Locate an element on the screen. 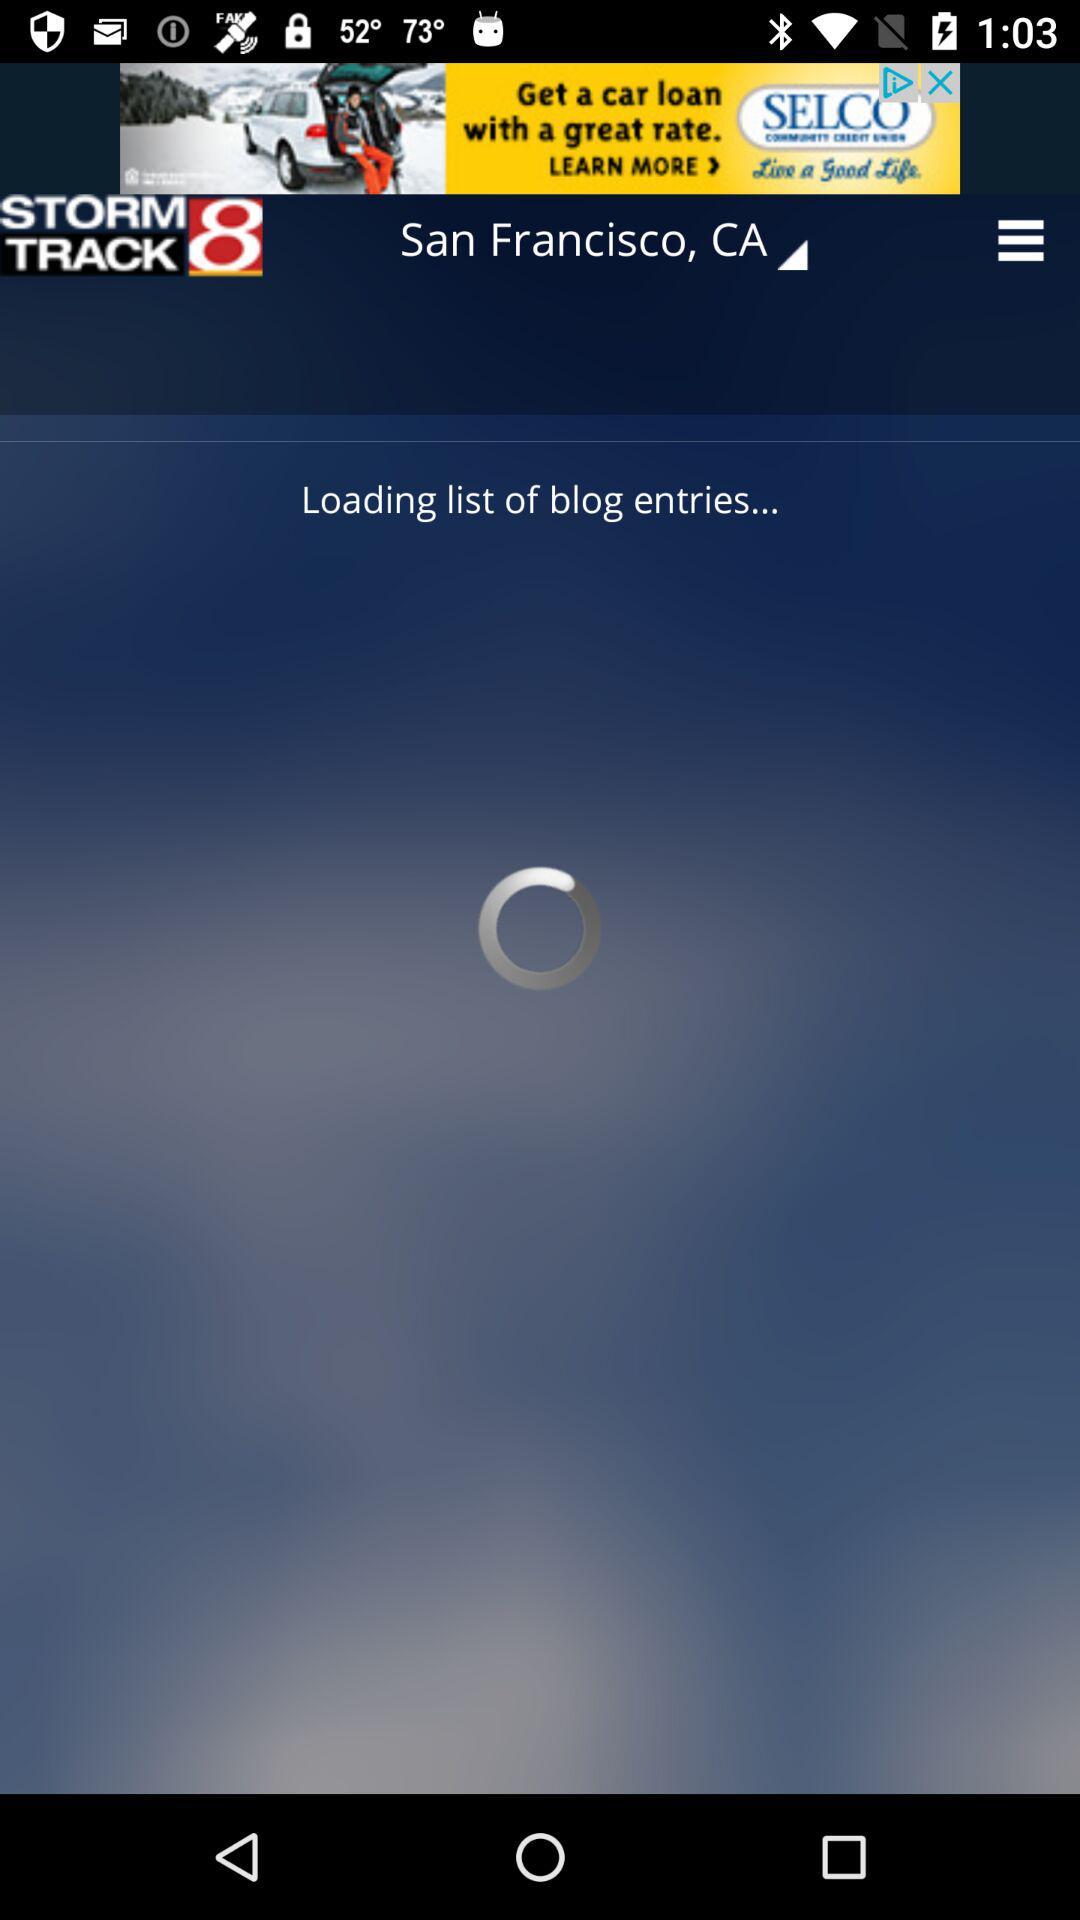 The height and width of the screenshot is (1920, 1080). advertisement is located at coordinates (540, 127).